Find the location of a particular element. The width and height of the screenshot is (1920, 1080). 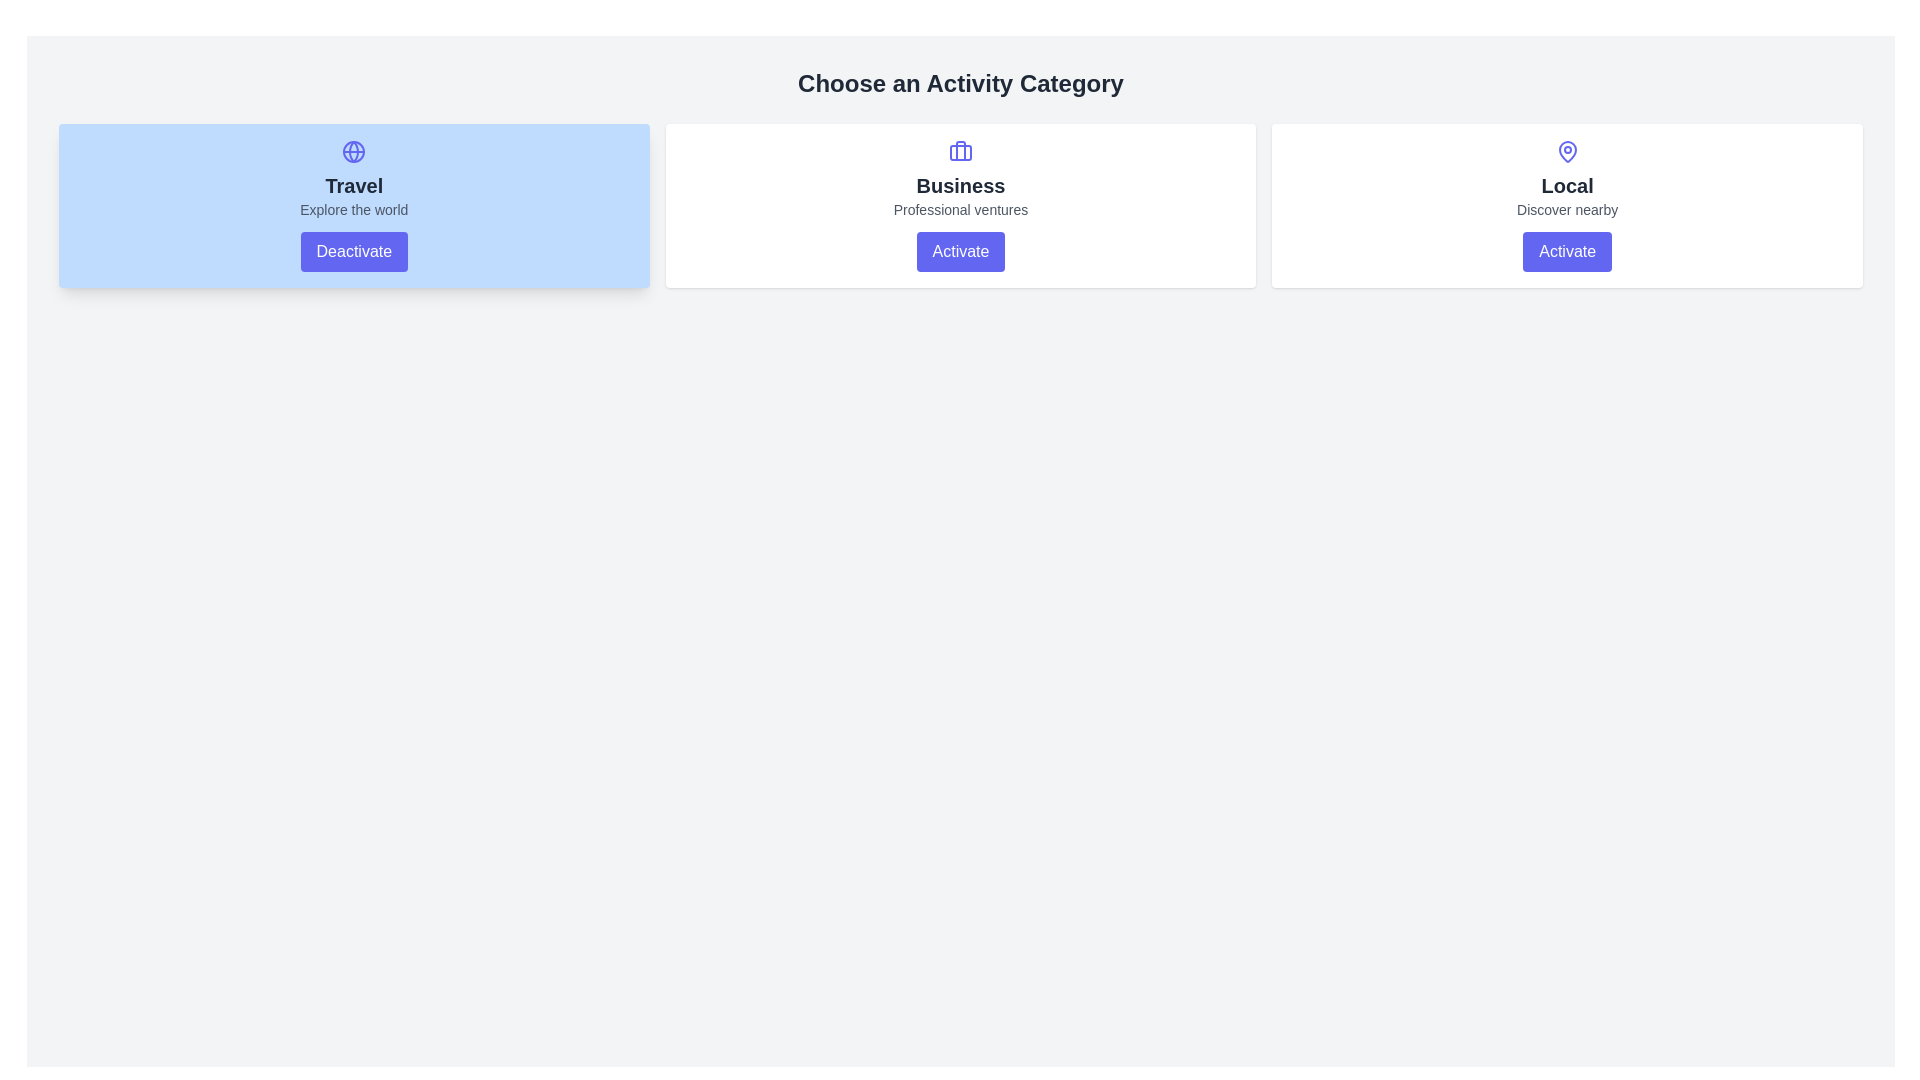

the 'Business' category icon located in the second card from the left, positioned above the text label 'Business' is located at coordinates (960, 150).